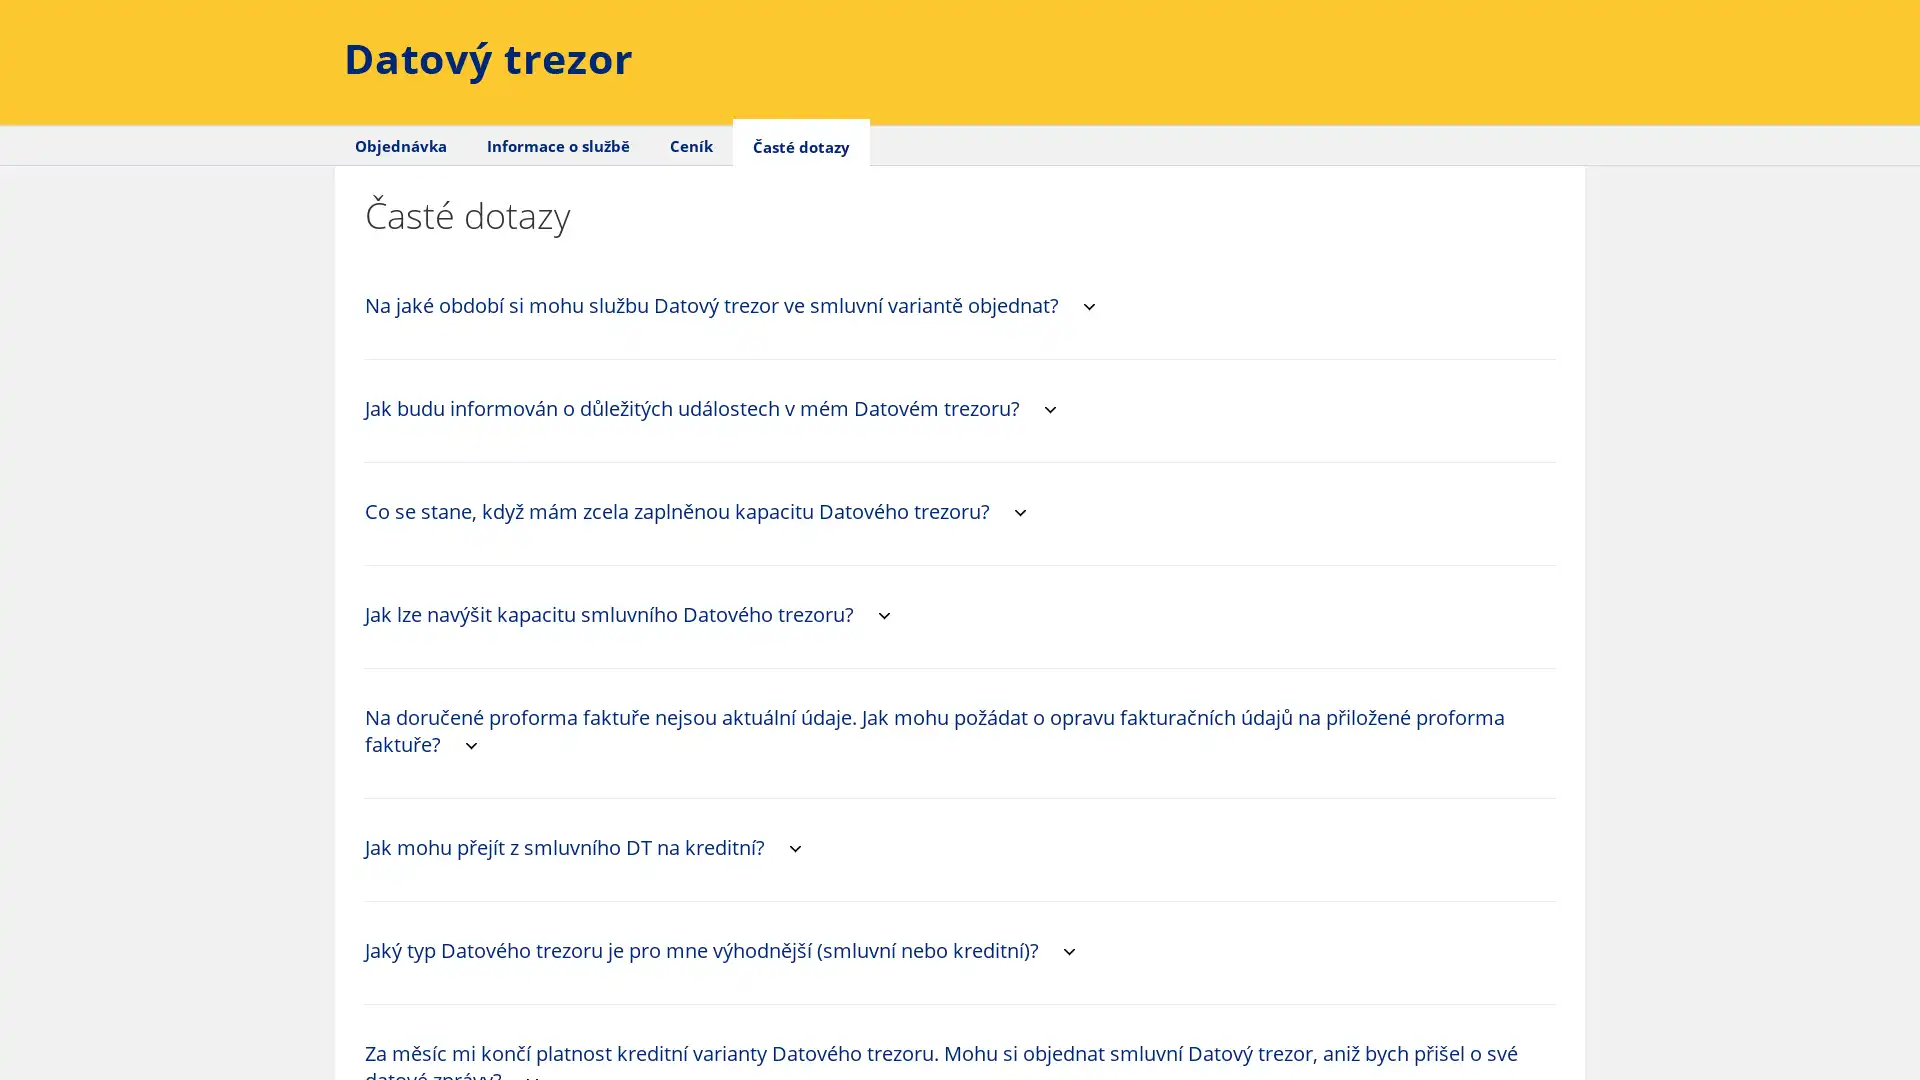 This screenshot has width=1920, height=1080. Describe the element at coordinates (581, 846) in the screenshot. I see `Jak mohu prejit z smluvniho DT na kreditni? collapse-arrow` at that location.